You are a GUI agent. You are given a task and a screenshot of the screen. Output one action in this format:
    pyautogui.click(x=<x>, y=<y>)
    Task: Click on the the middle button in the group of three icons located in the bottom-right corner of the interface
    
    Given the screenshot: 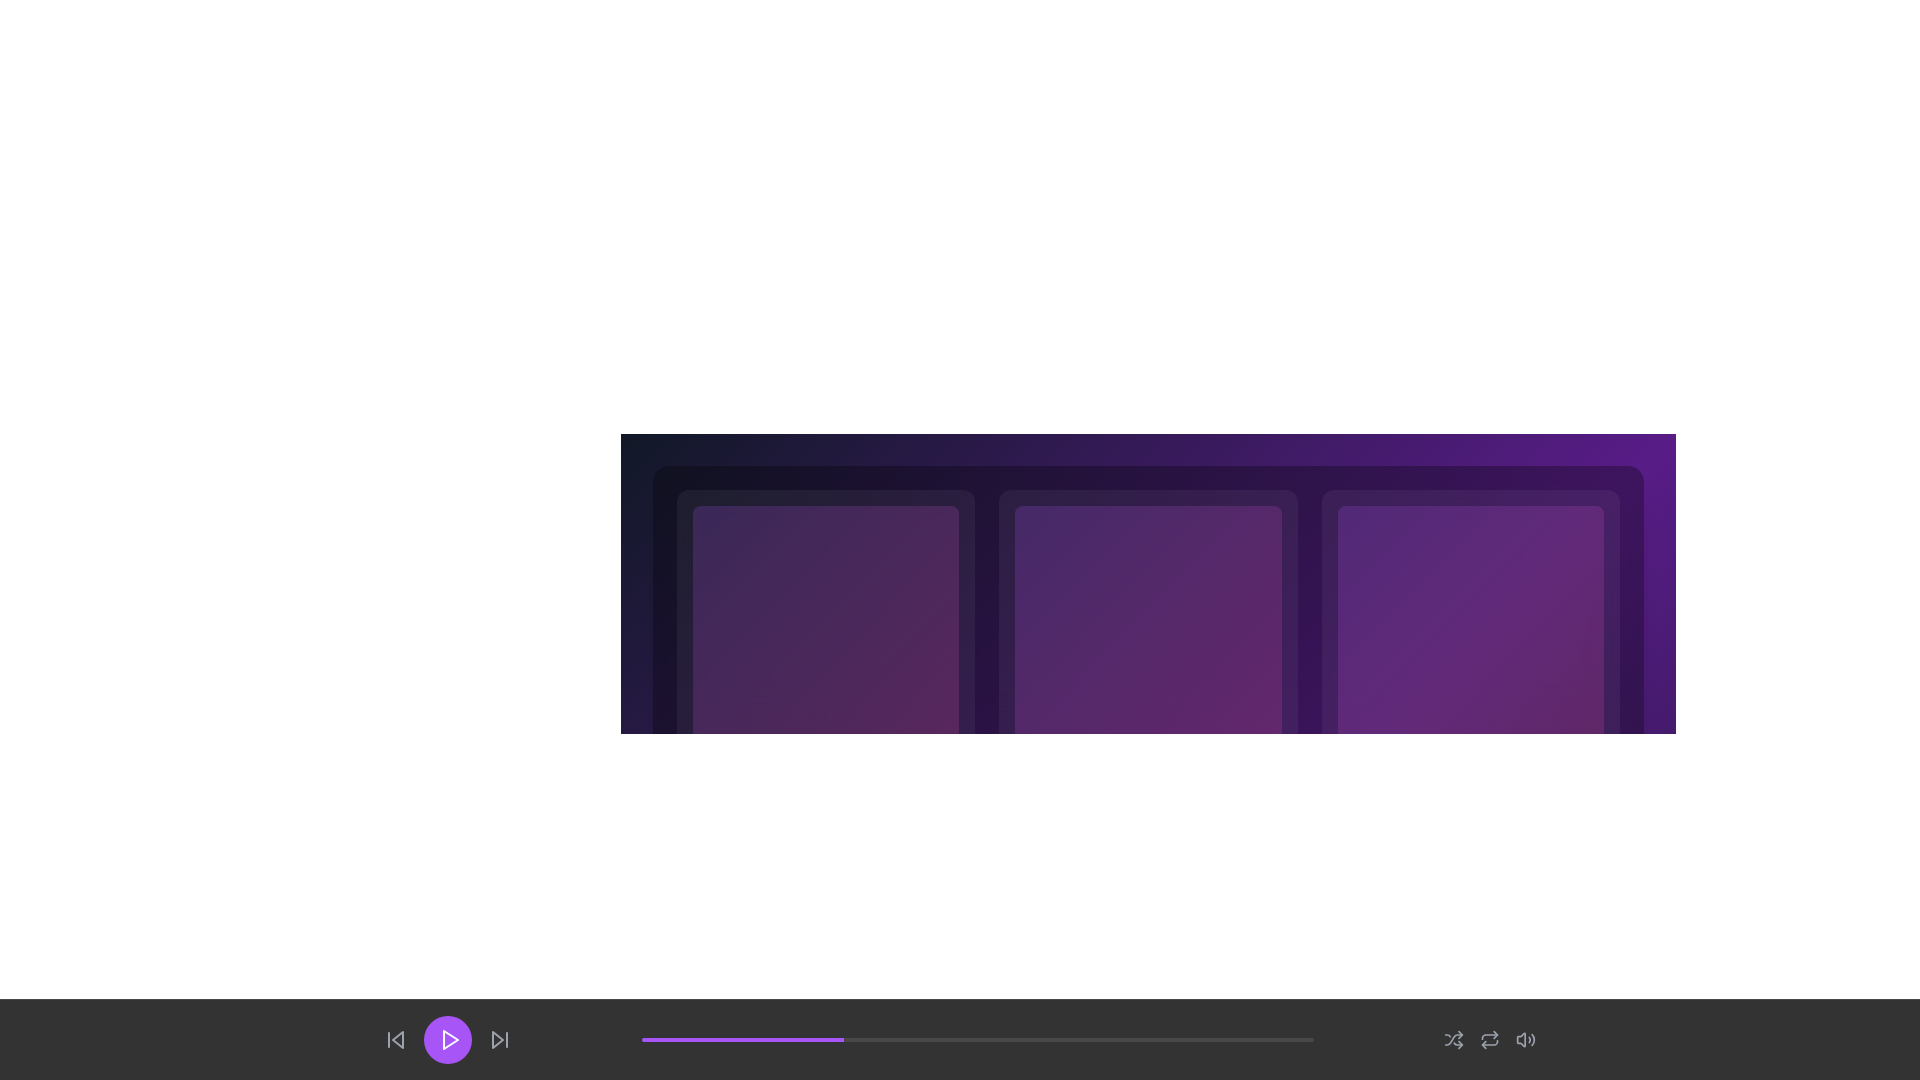 What is the action you would take?
    pyautogui.click(x=1489, y=1039)
    